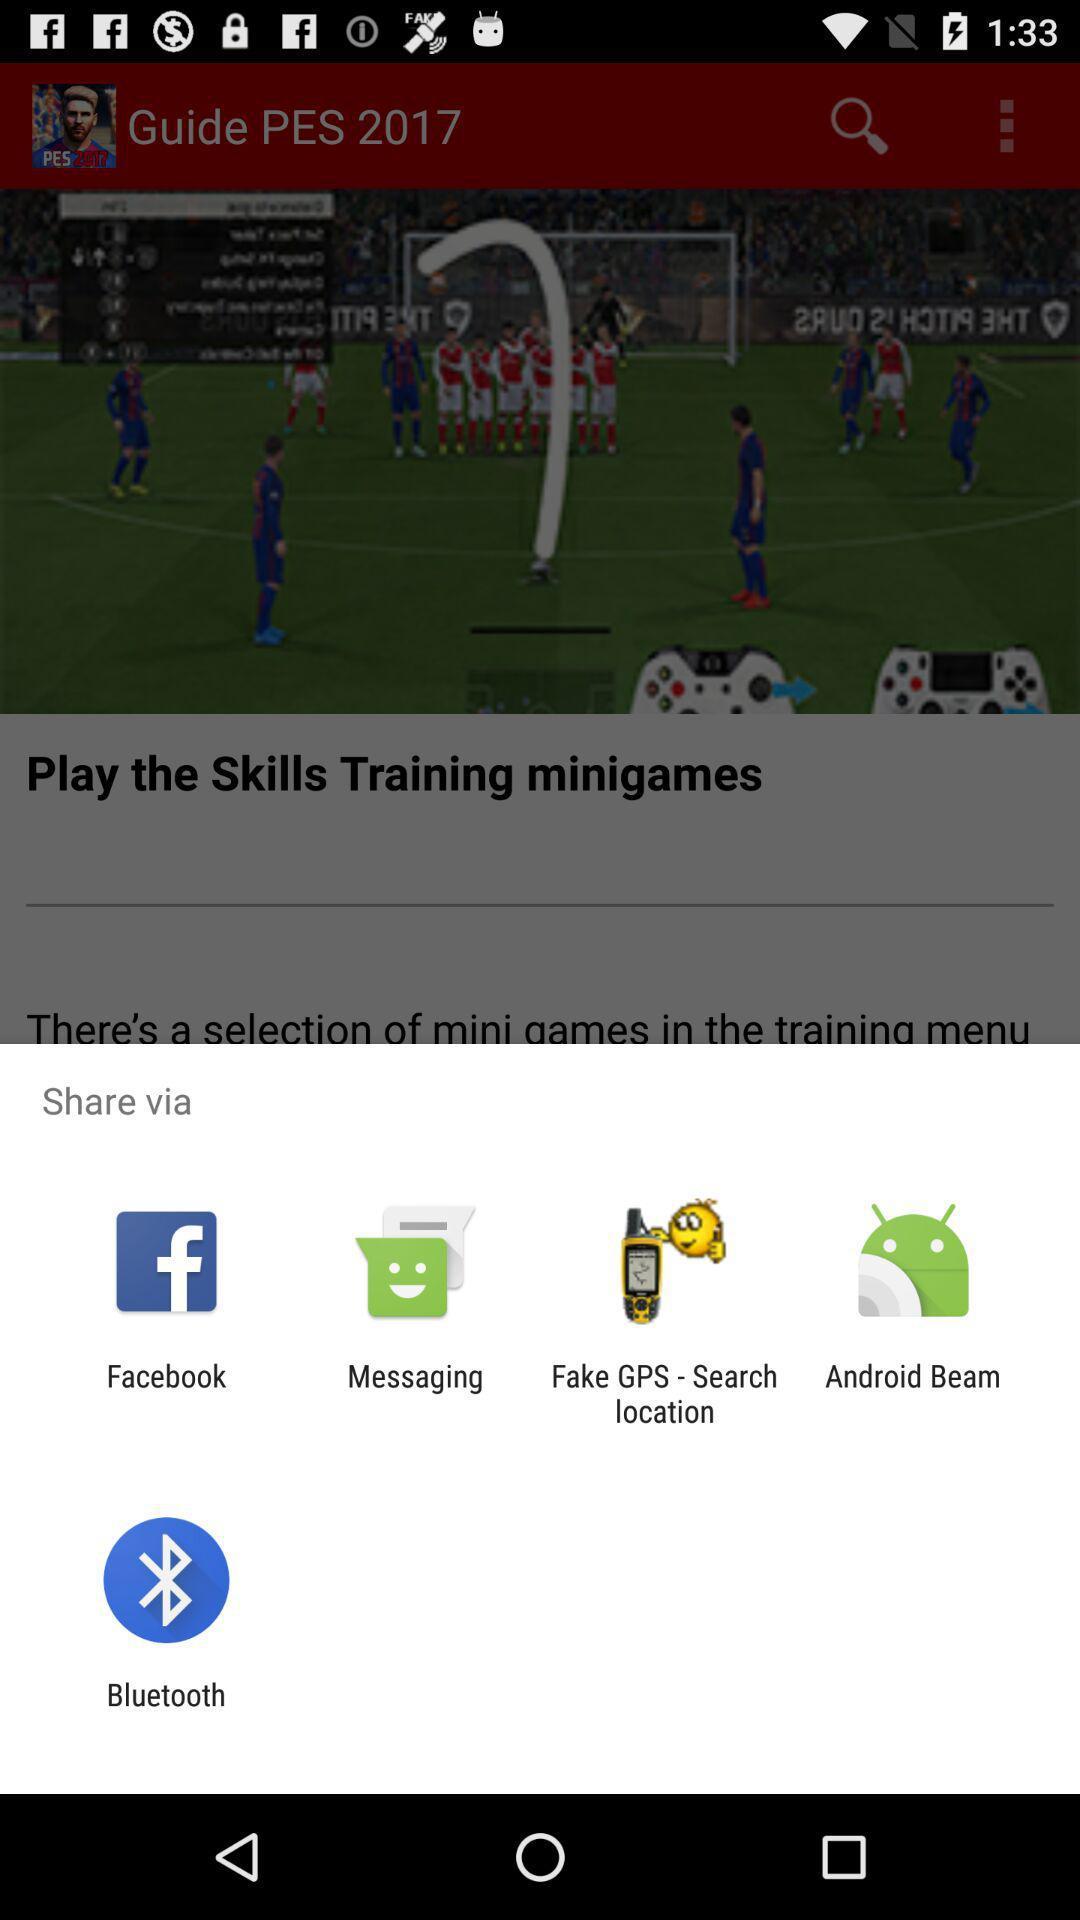  Describe the element at coordinates (414, 1392) in the screenshot. I see `icon to the left of fake gps search item` at that location.